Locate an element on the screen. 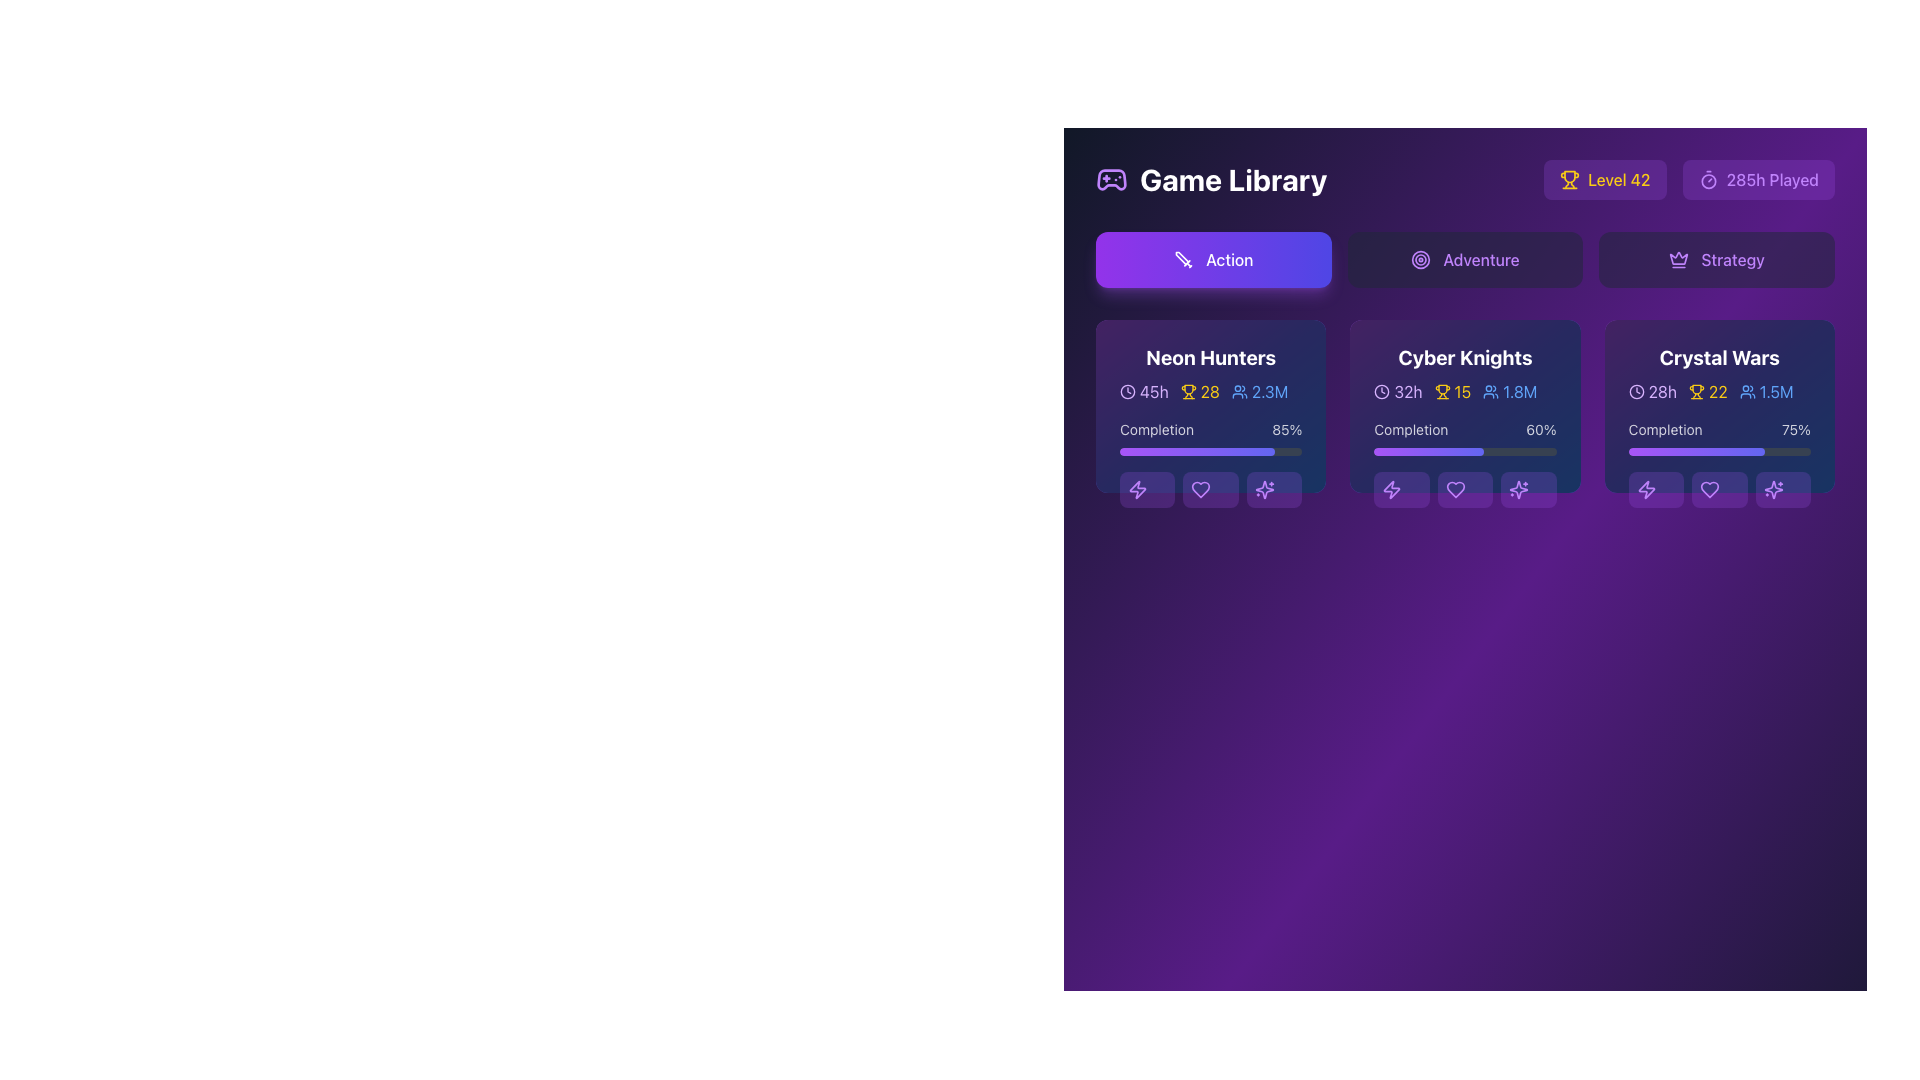 This screenshot has width=1920, height=1080. the progress bar component labeled 'Completion' with a numerical text '75%' is located at coordinates (1718, 437).